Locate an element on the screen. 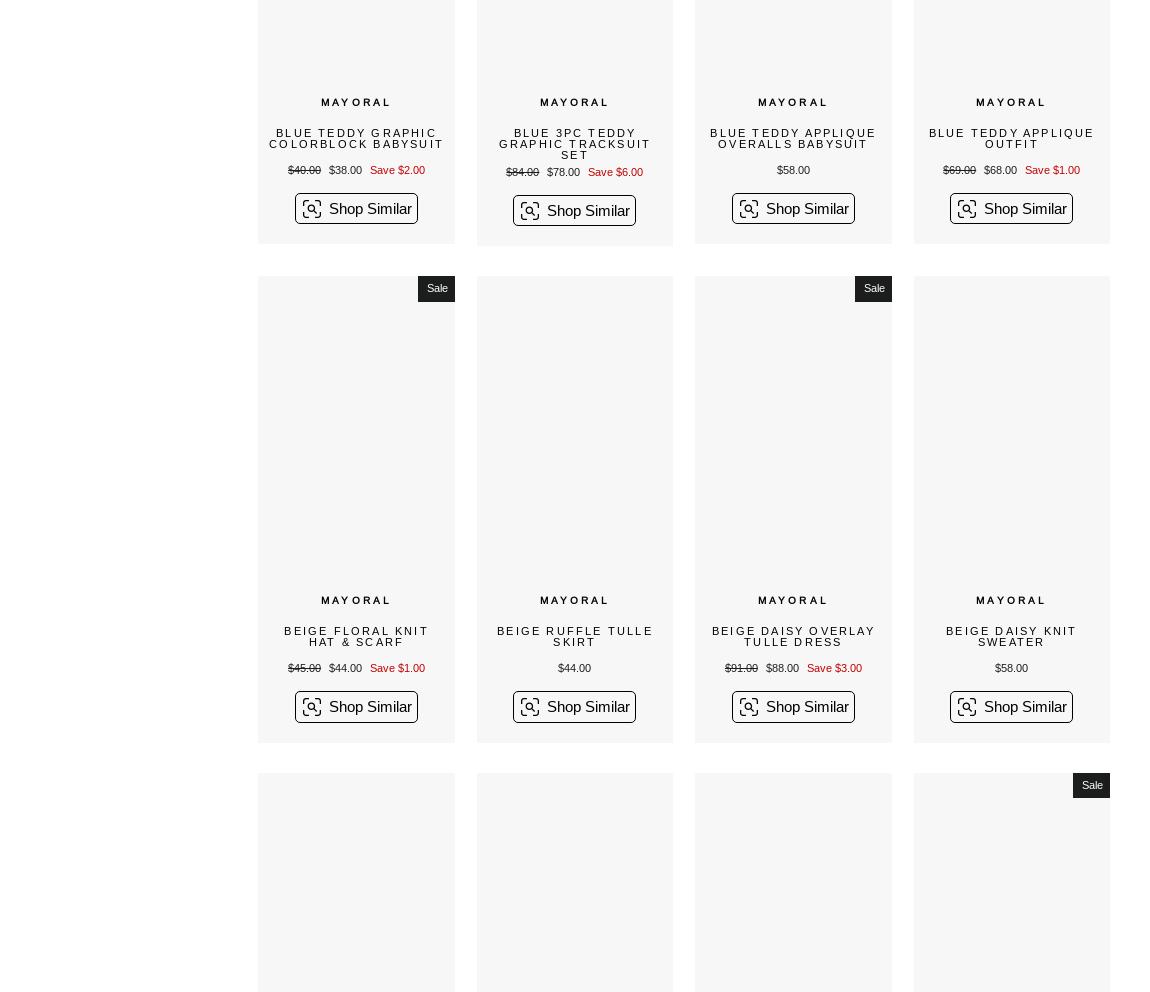  'Beige Daisy Knit Sweater' is located at coordinates (1011, 635).